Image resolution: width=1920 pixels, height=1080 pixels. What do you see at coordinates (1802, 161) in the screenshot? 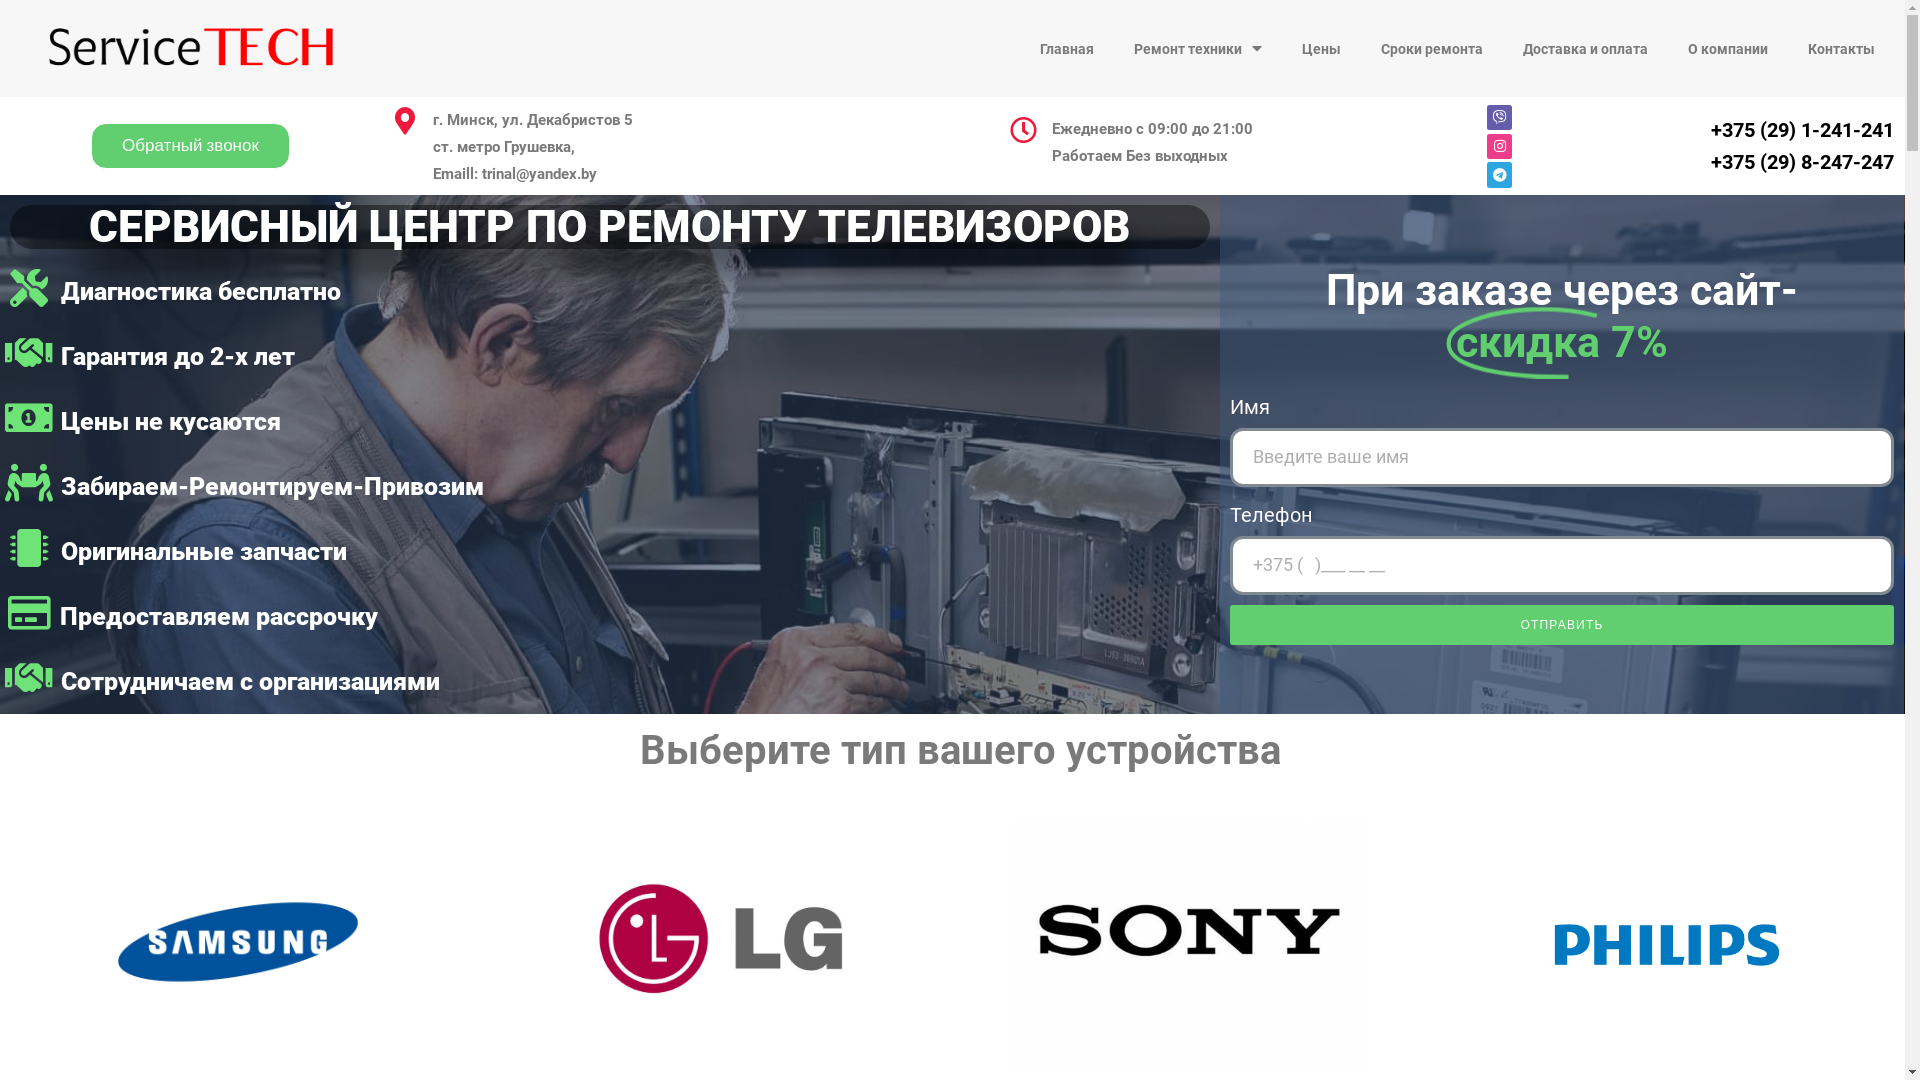
I see `'+375 (29) 8-247-247'` at bounding box center [1802, 161].